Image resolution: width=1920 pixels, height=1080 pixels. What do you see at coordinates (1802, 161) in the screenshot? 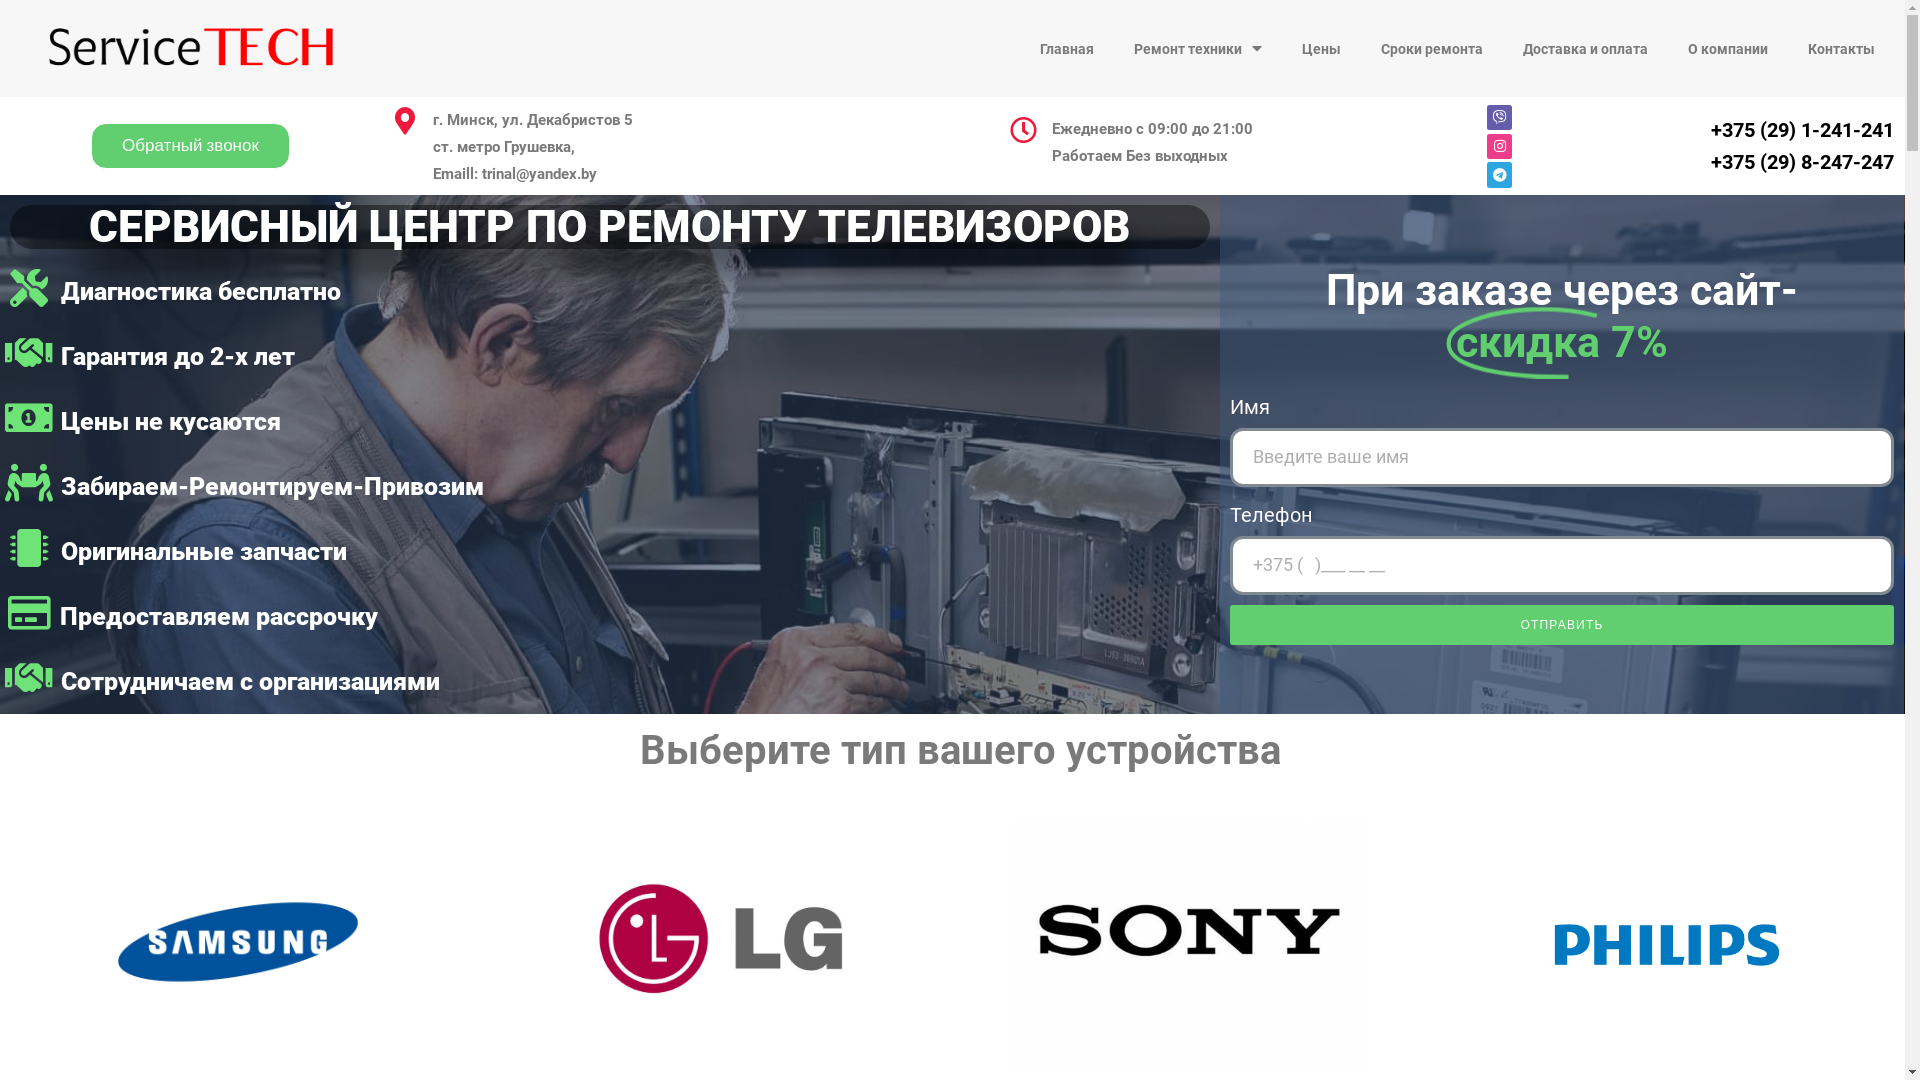
I see `'+375 (29) 8-247-247'` at bounding box center [1802, 161].